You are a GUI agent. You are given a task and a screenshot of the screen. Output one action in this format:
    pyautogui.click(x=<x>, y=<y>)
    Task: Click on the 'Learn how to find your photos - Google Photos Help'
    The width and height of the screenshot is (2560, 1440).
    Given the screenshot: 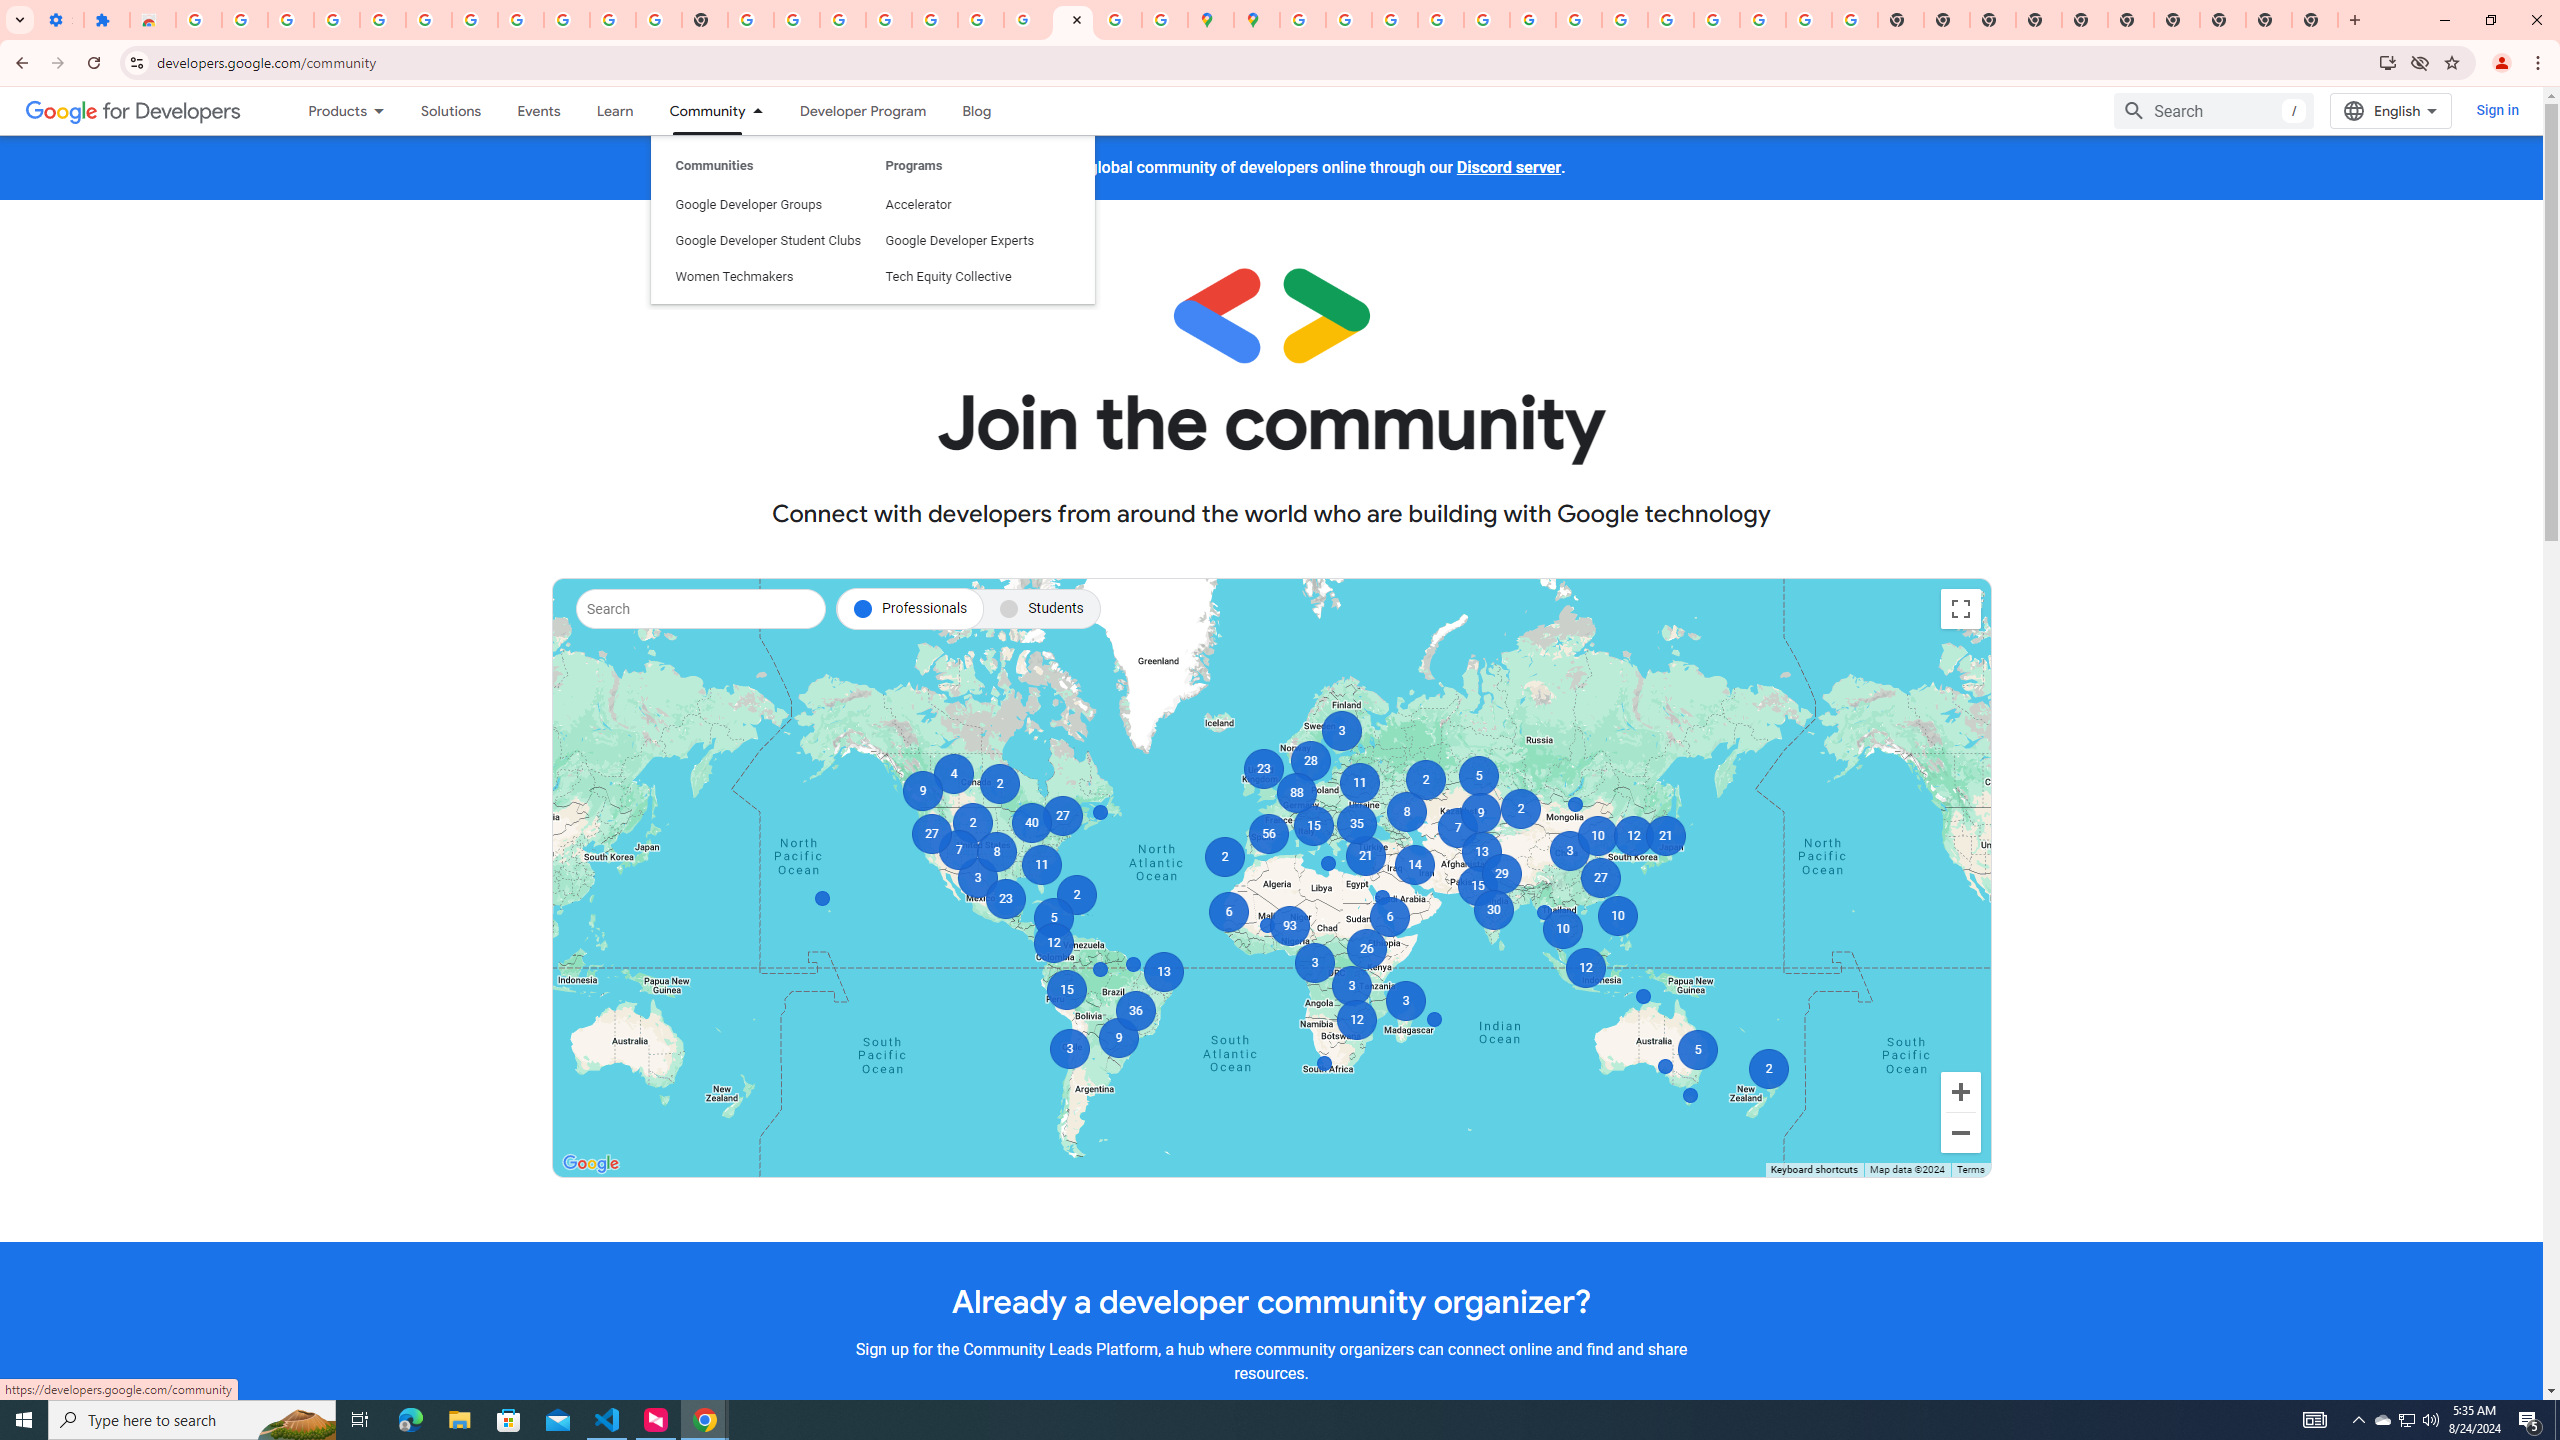 What is the action you would take?
    pyautogui.click(x=382, y=19)
    